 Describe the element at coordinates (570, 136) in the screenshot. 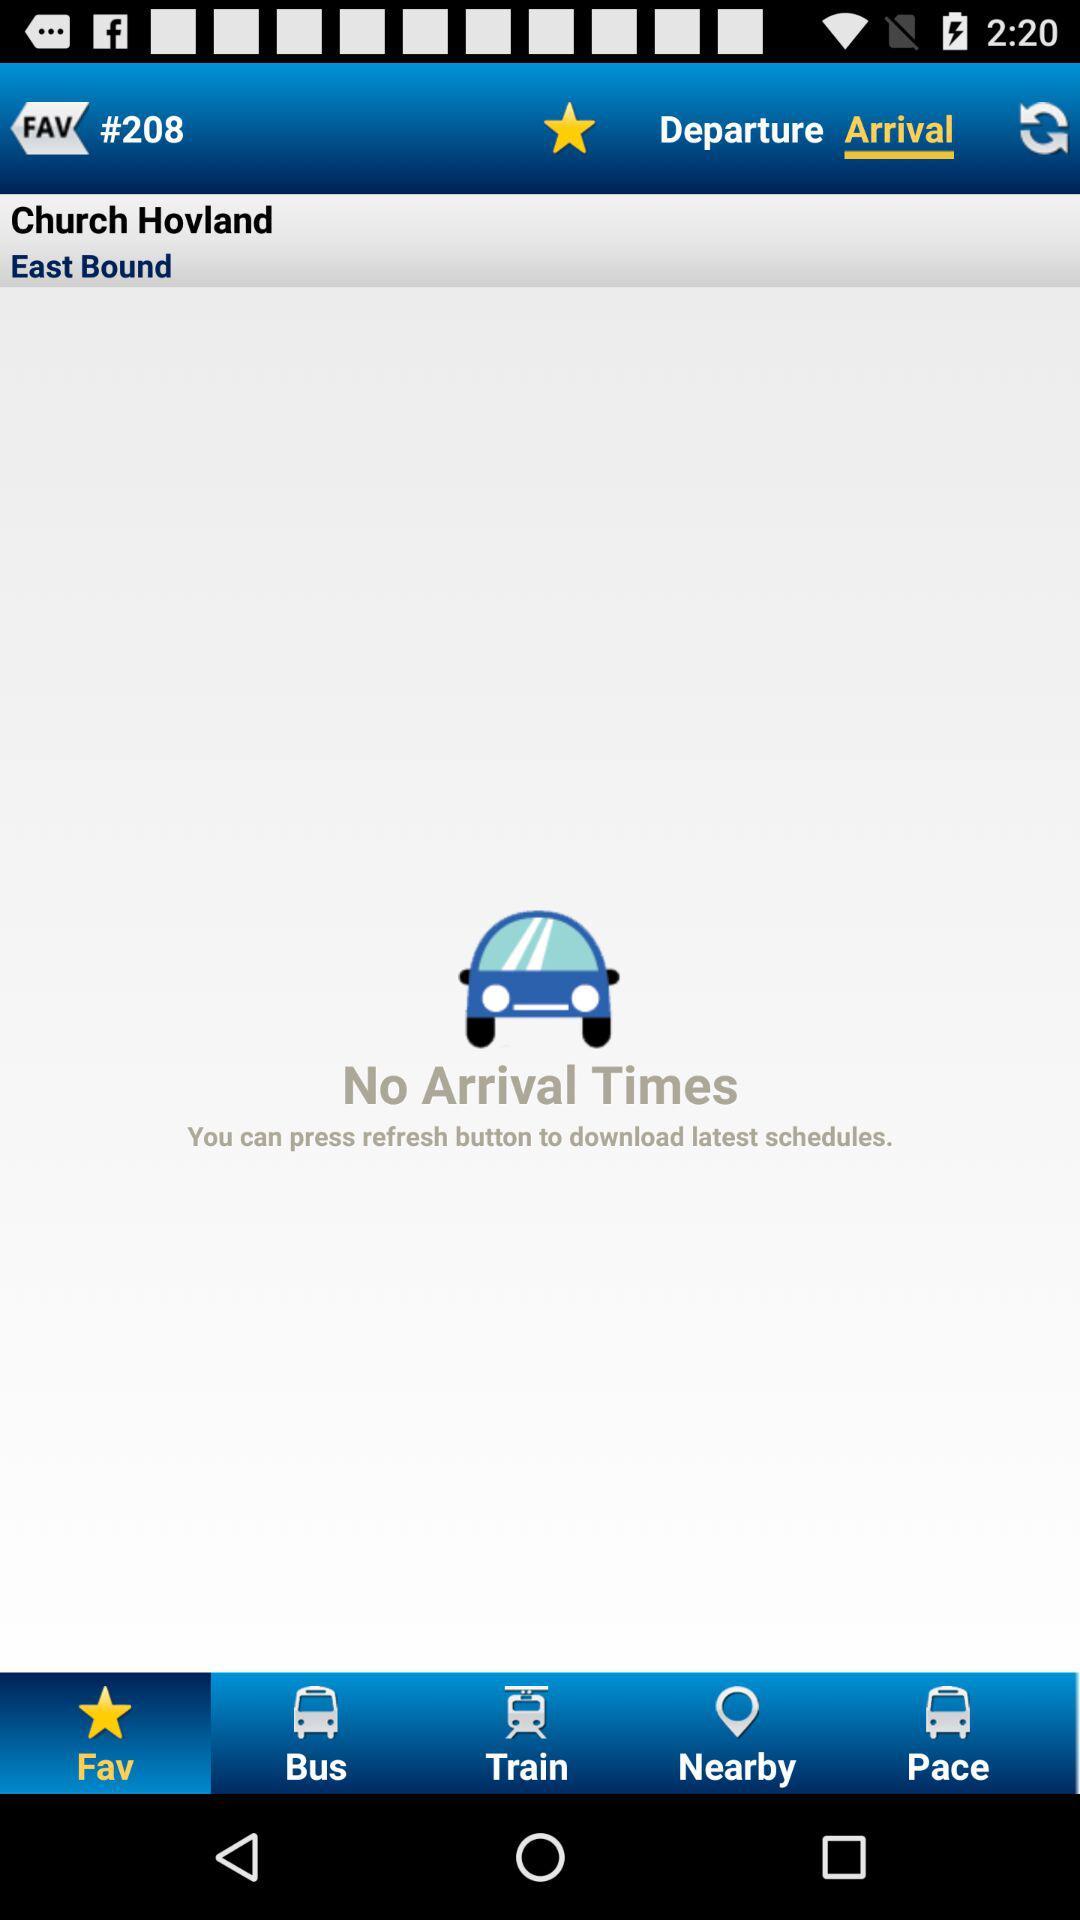

I see `the star icon` at that location.